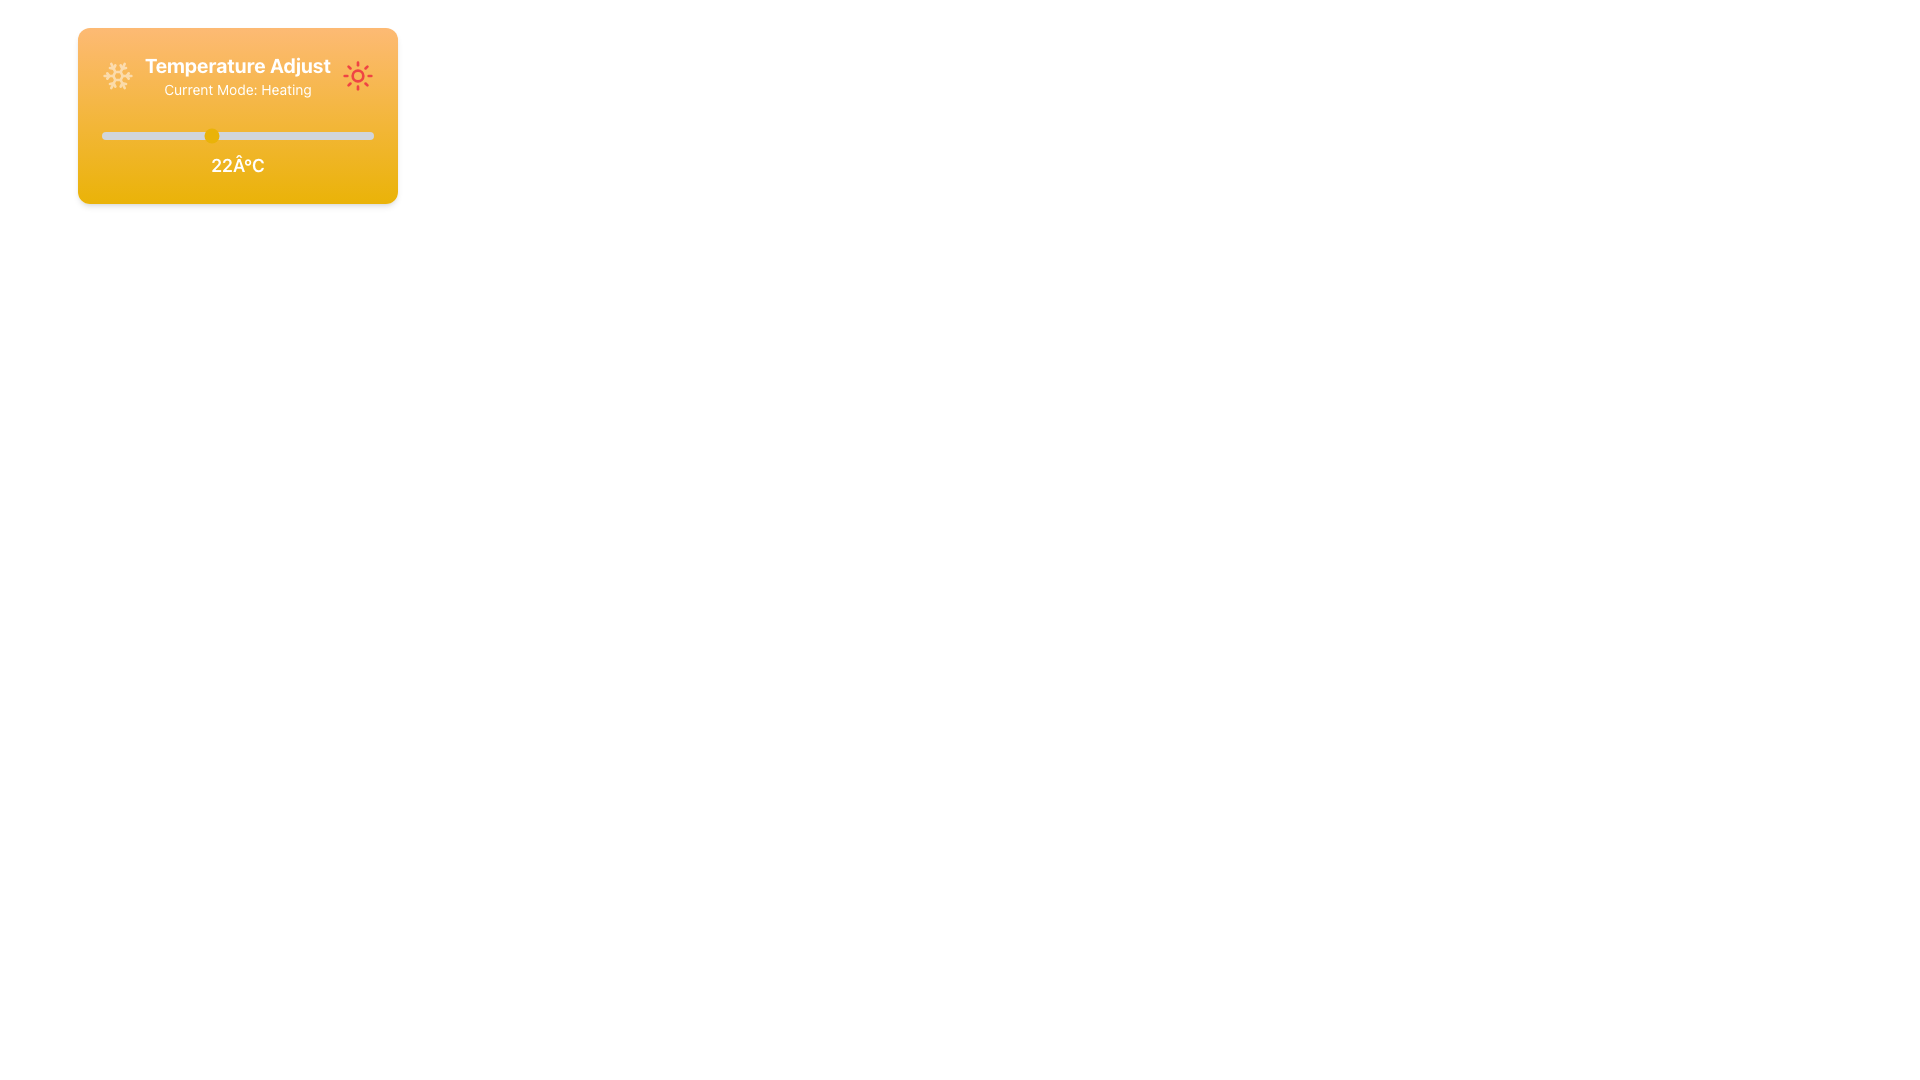  Describe the element at coordinates (346, 135) in the screenshot. I see `the temperature` at that location.